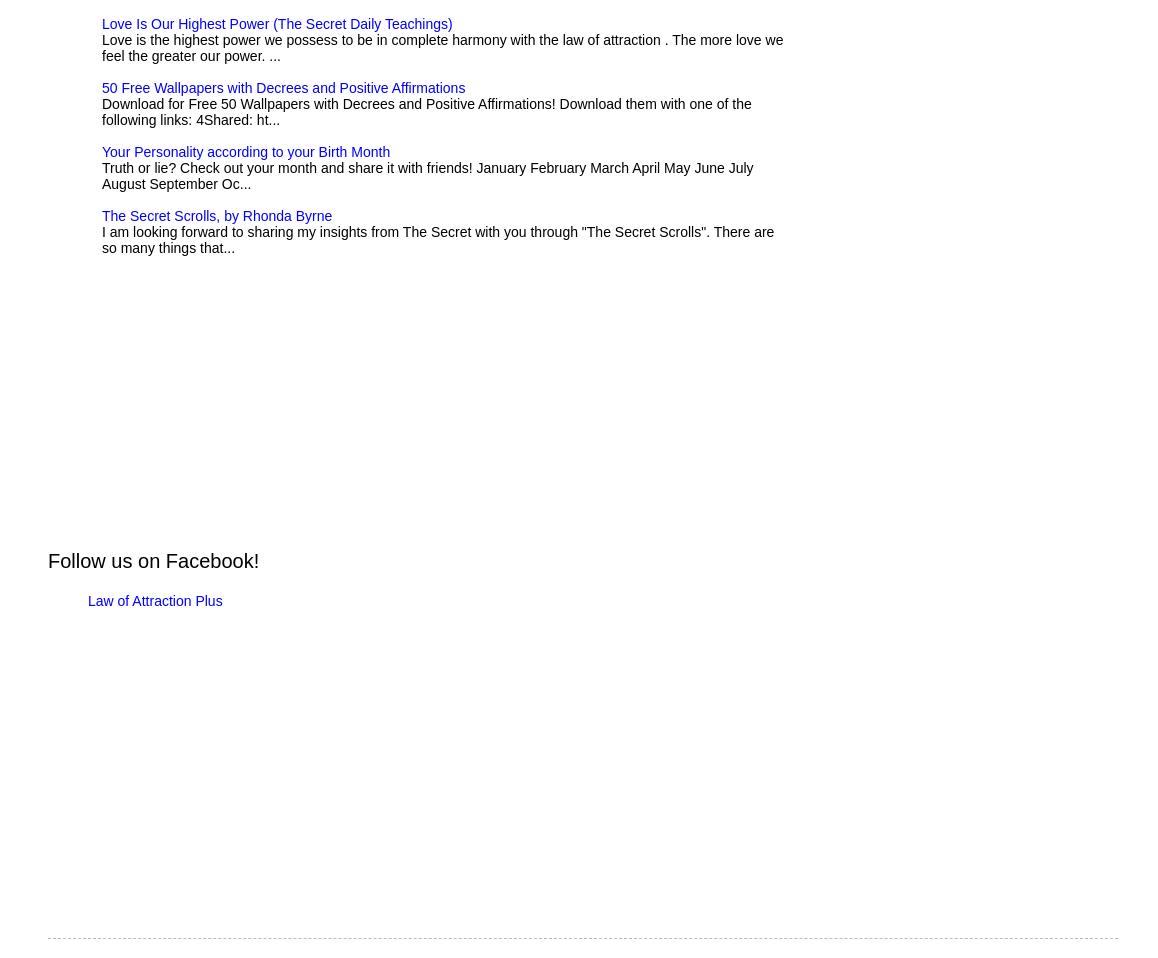  I want to click on 'Truth or lie?   Check out your month and share it with friends!      January  February  March  April  May  June  July  August  September  Oc...', so click(427, 174).